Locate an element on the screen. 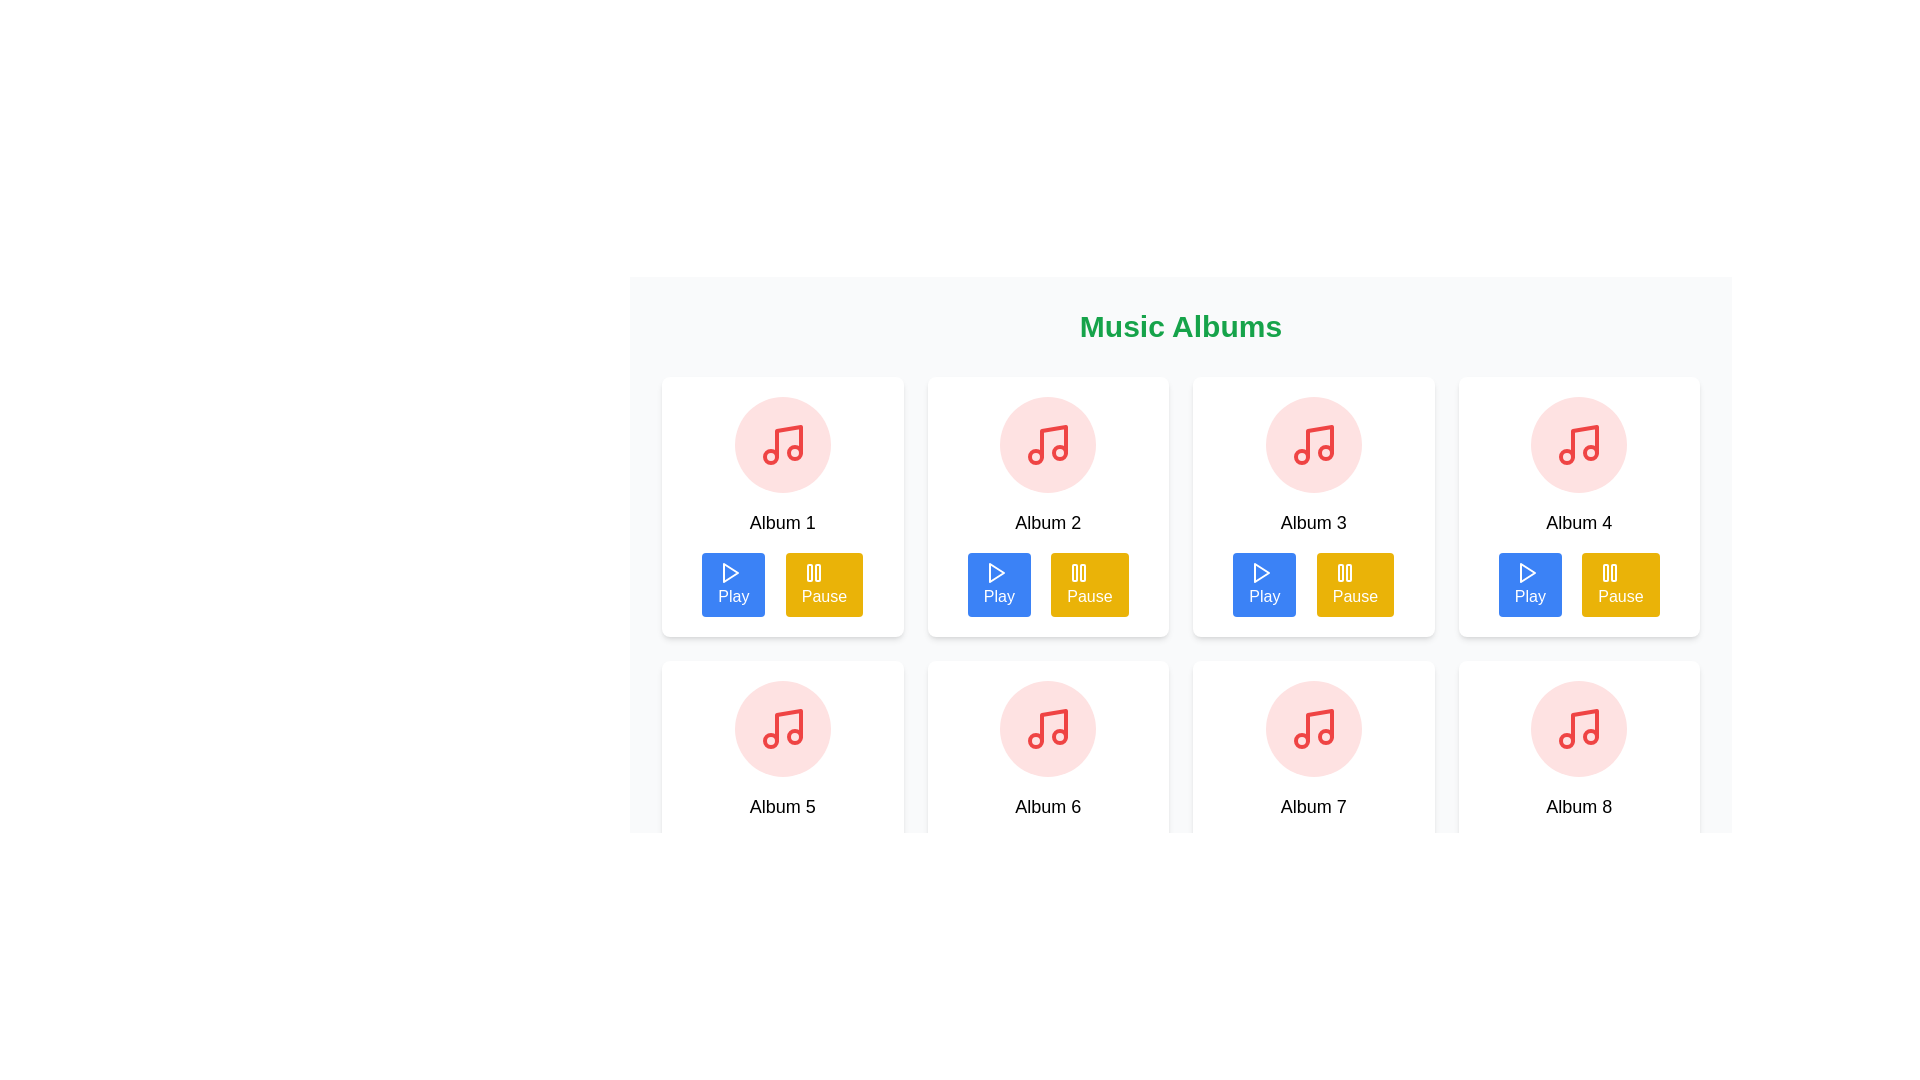  the icon representing 'Album 5', located at the top-center of the card in the second row, first column of the grid arrangement is located at coordinates (781, 729).